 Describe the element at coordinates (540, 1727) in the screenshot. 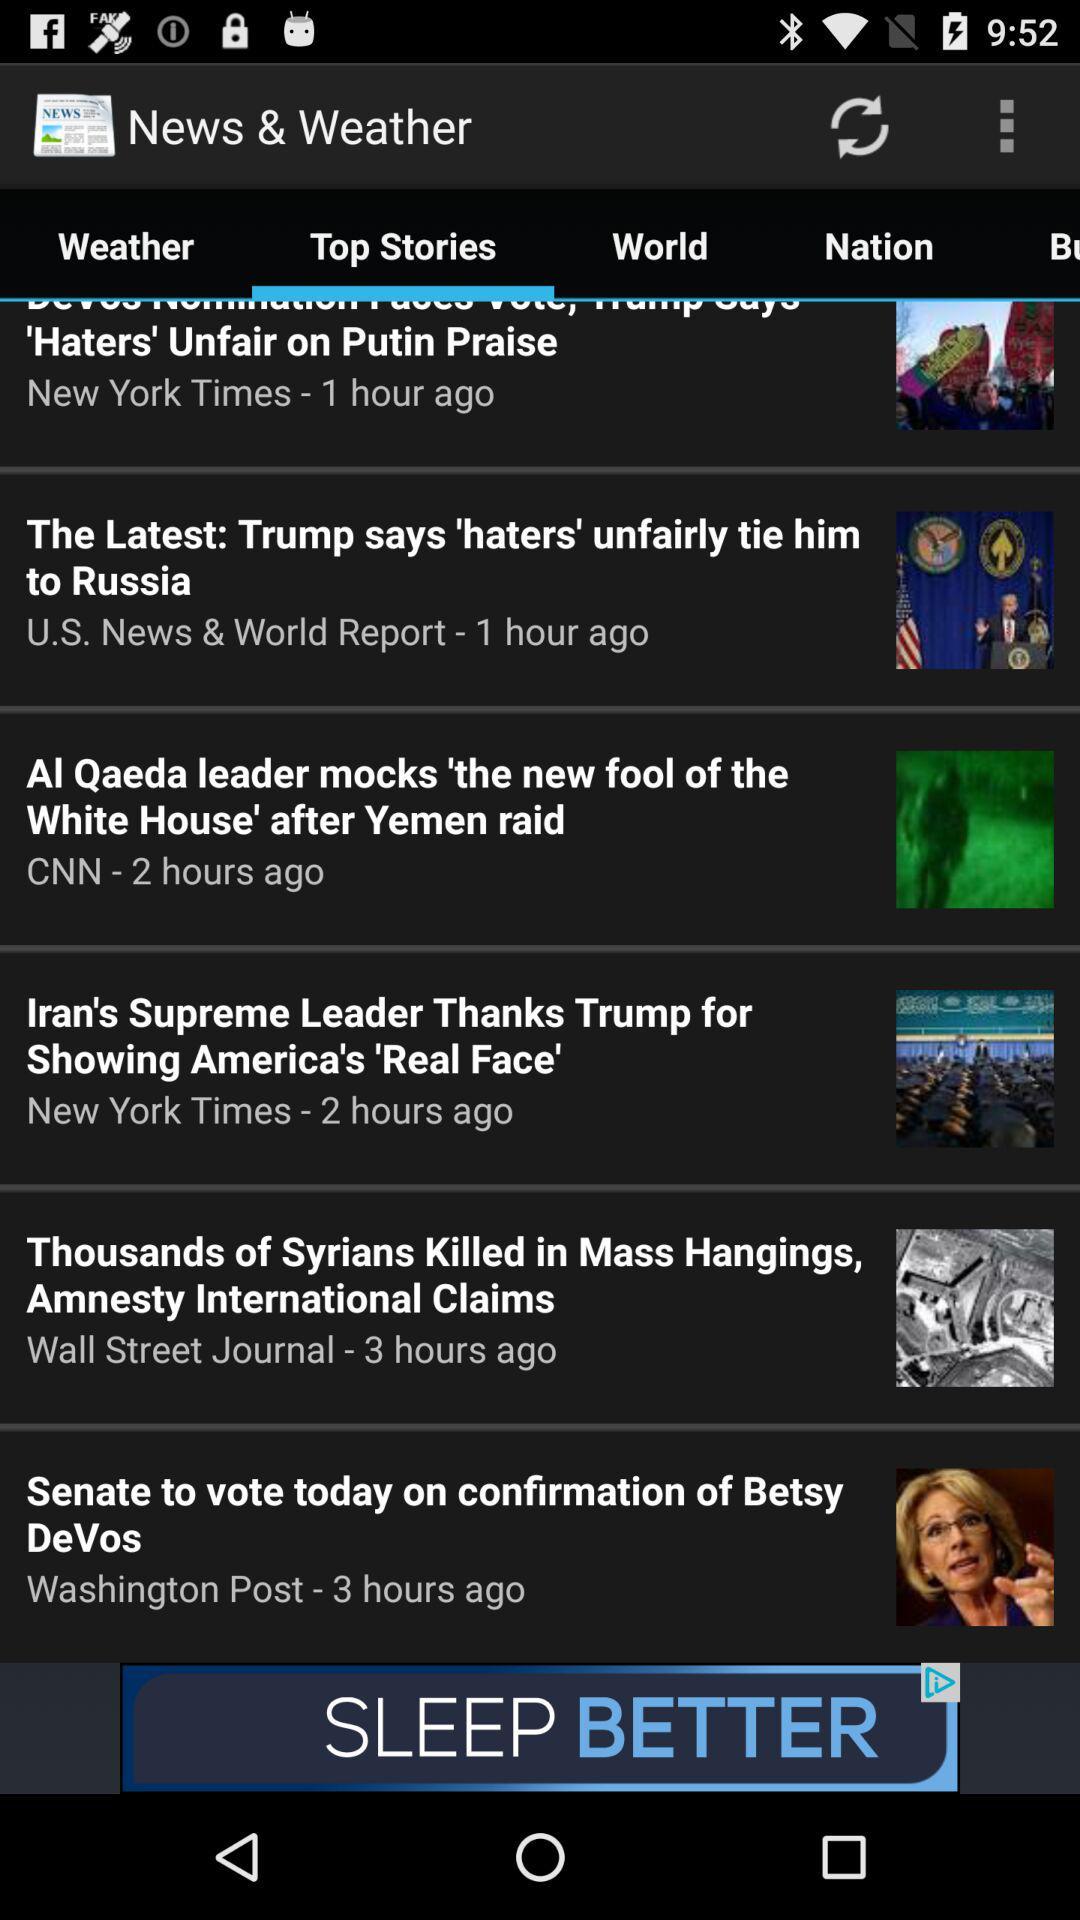

I see `clickable advertisement` at that location.